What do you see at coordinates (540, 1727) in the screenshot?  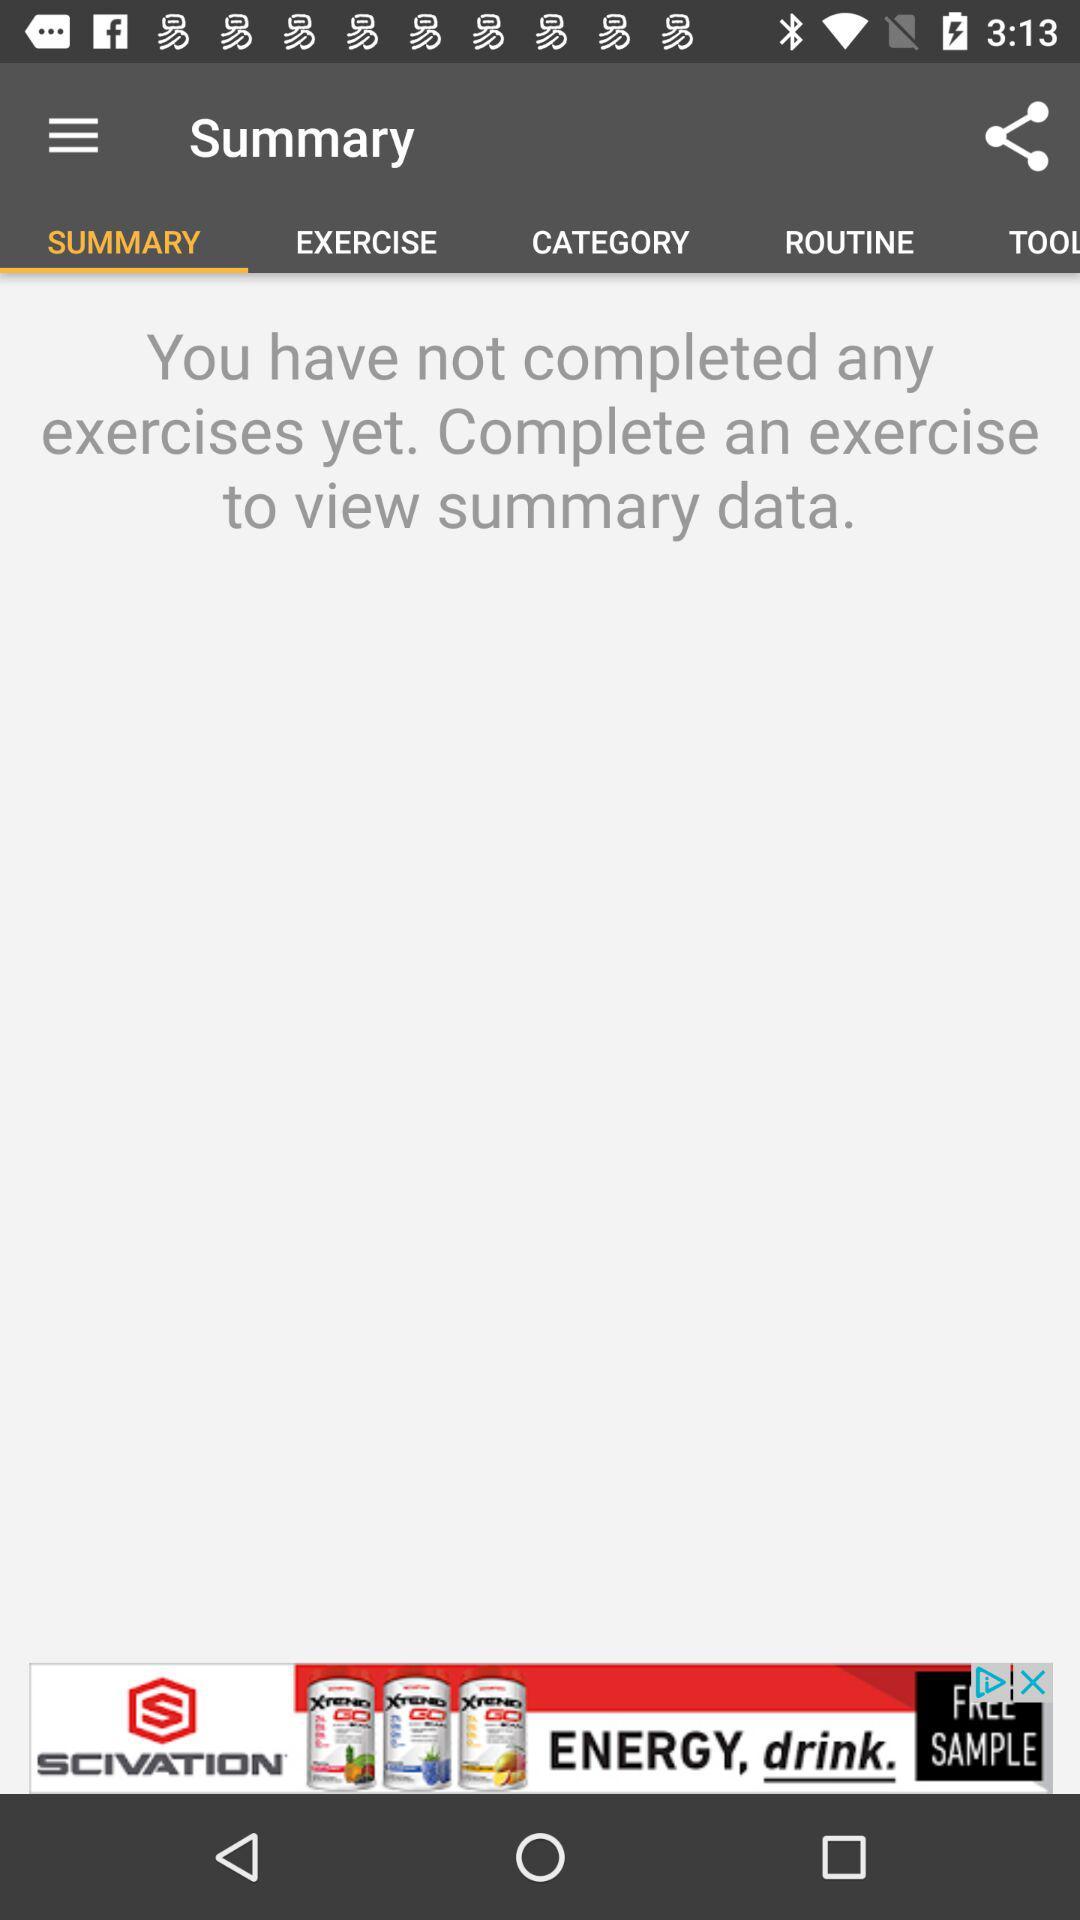 I see `the button is used to advertisement option` at bounding box center [540, 1727].